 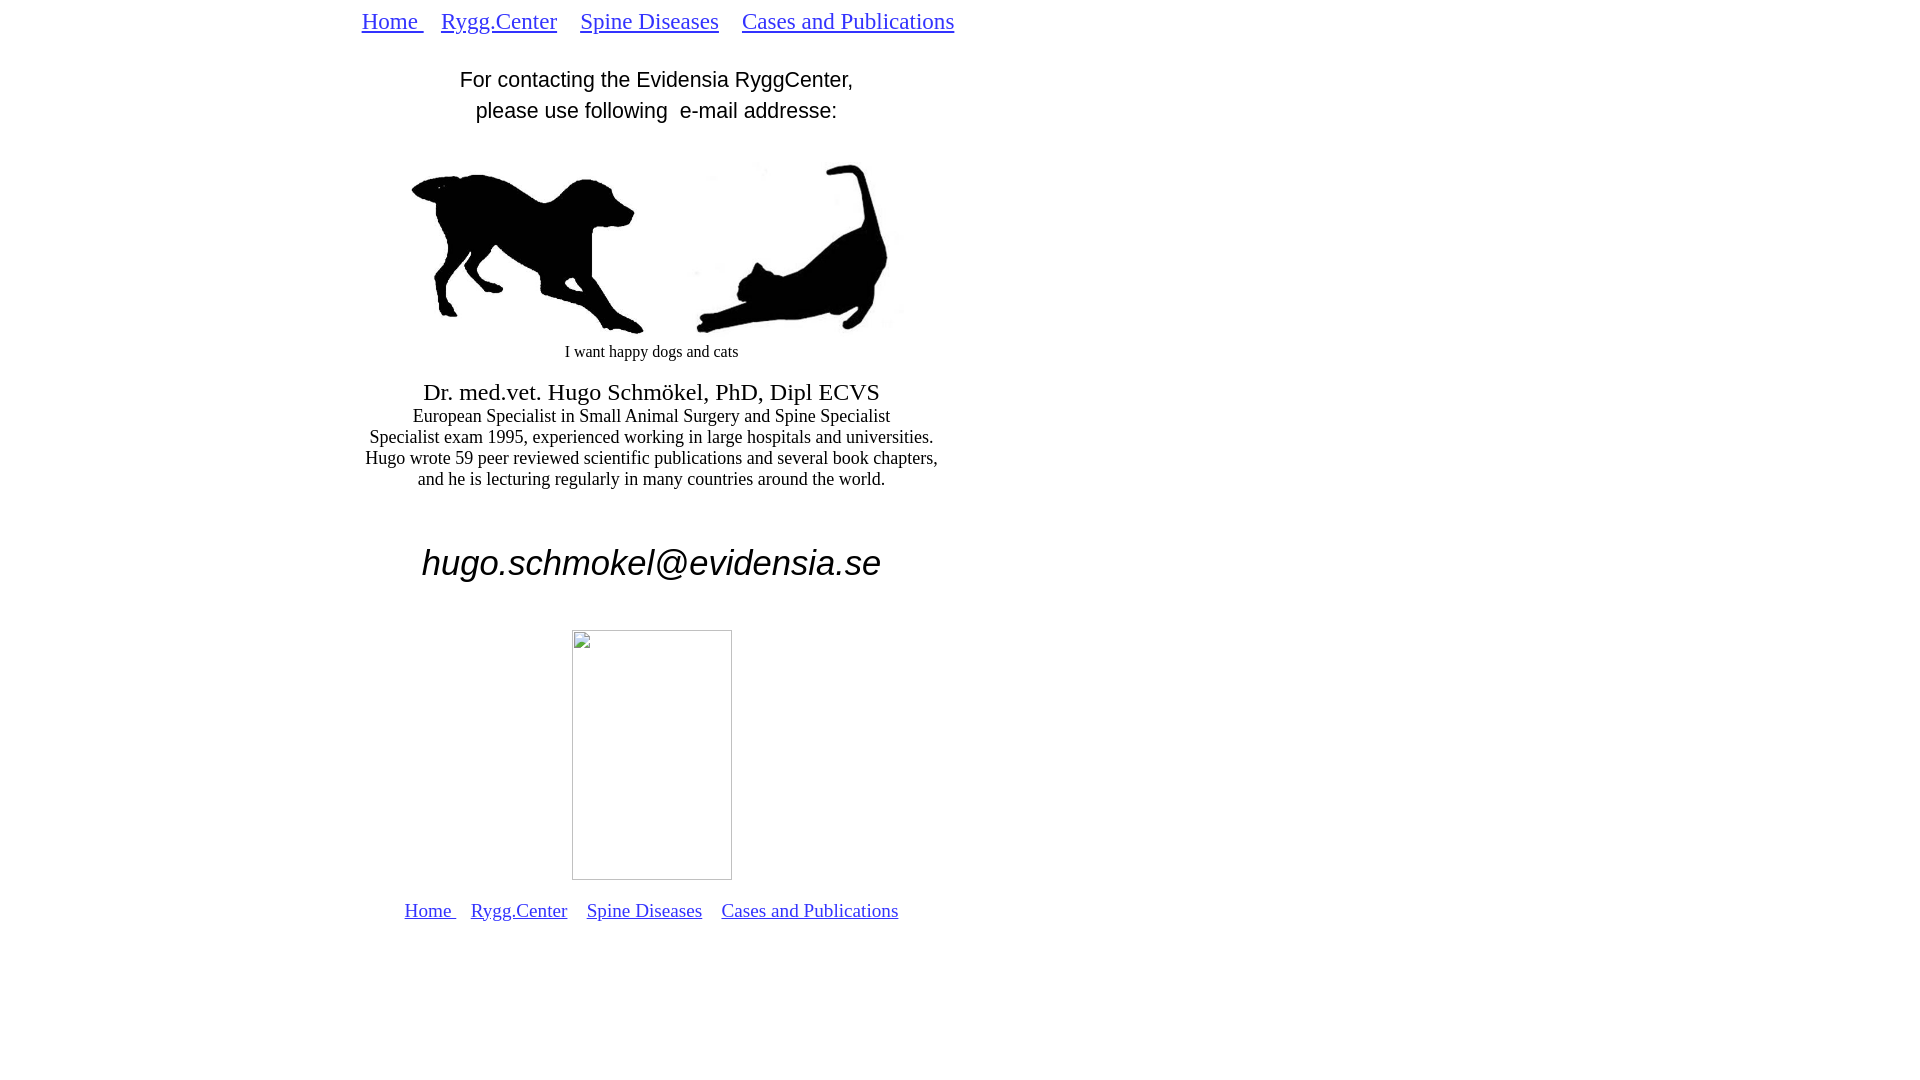 I want to click on 'Home', so click(x=430, y=910).